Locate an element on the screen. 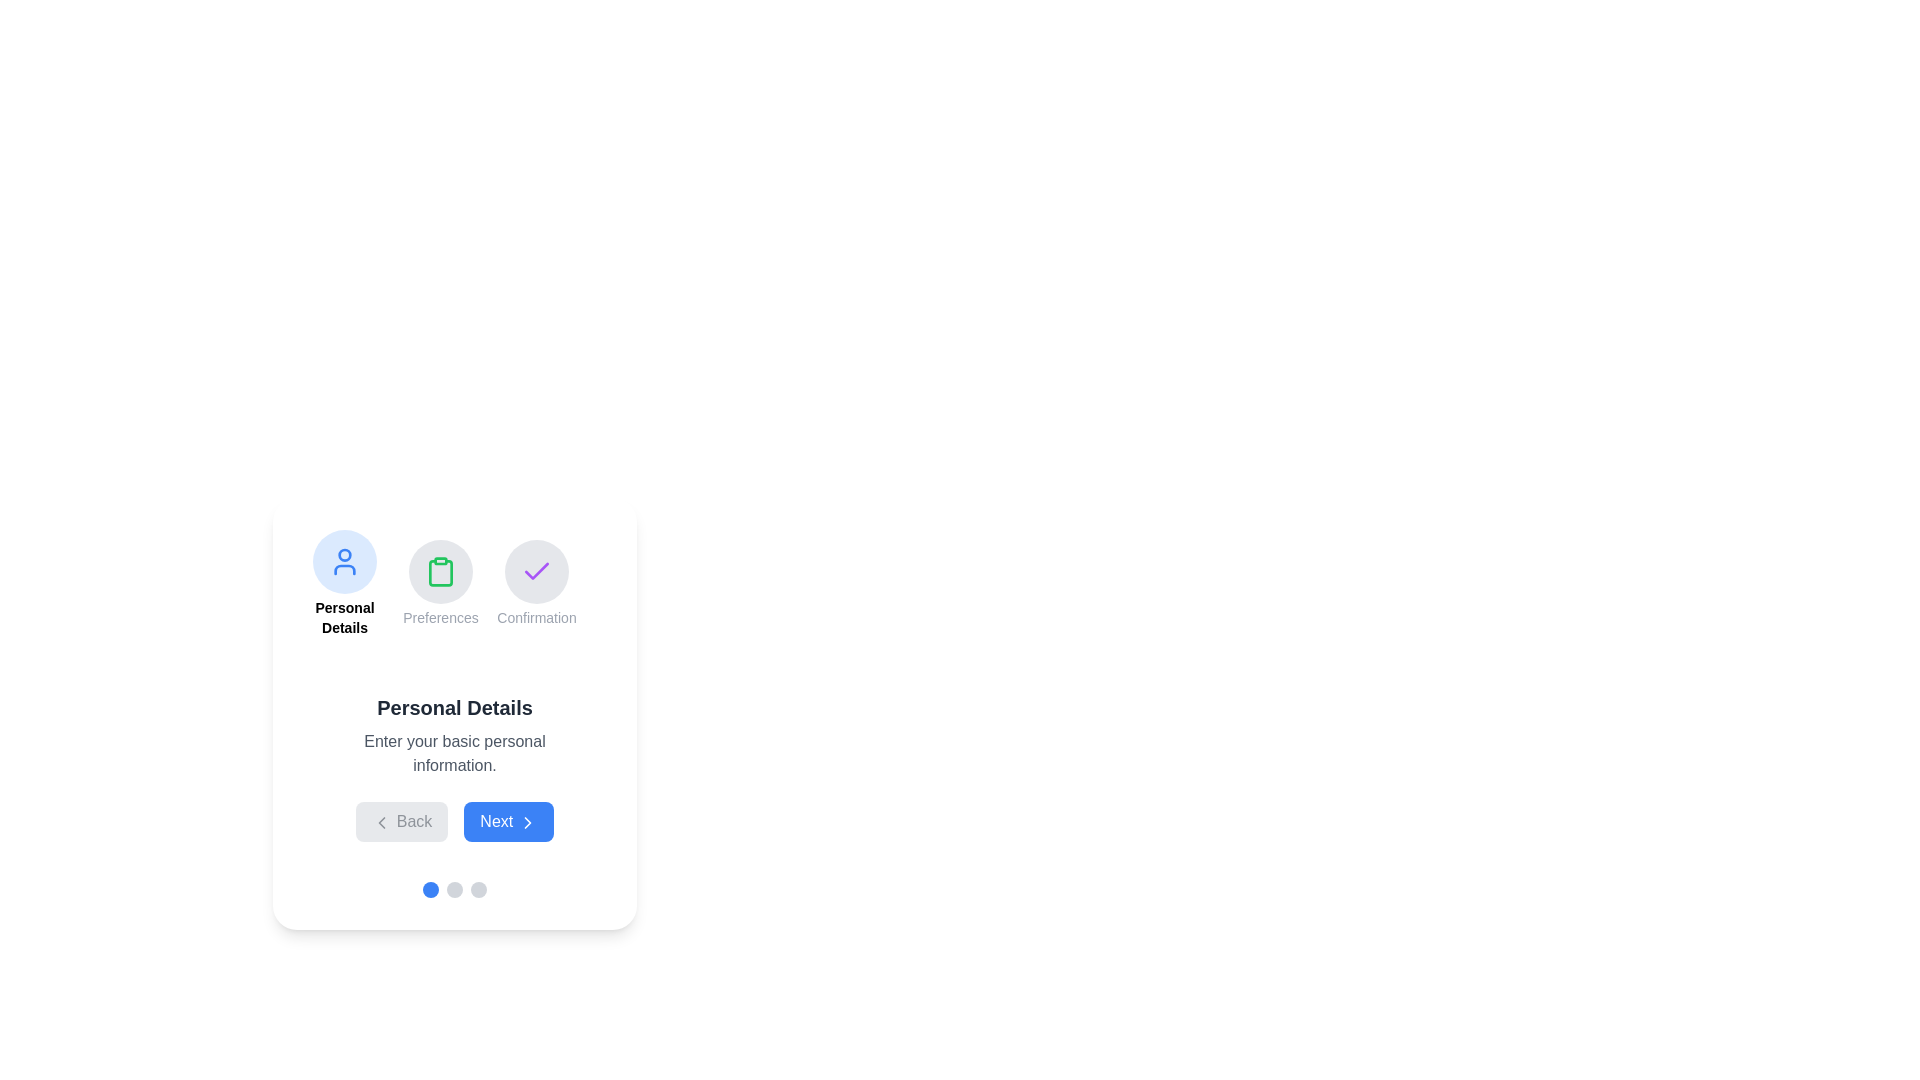  the 'Preferences' step indicator, which is the middle element in a triplet of step indicators is located at coordinates (454, 583).